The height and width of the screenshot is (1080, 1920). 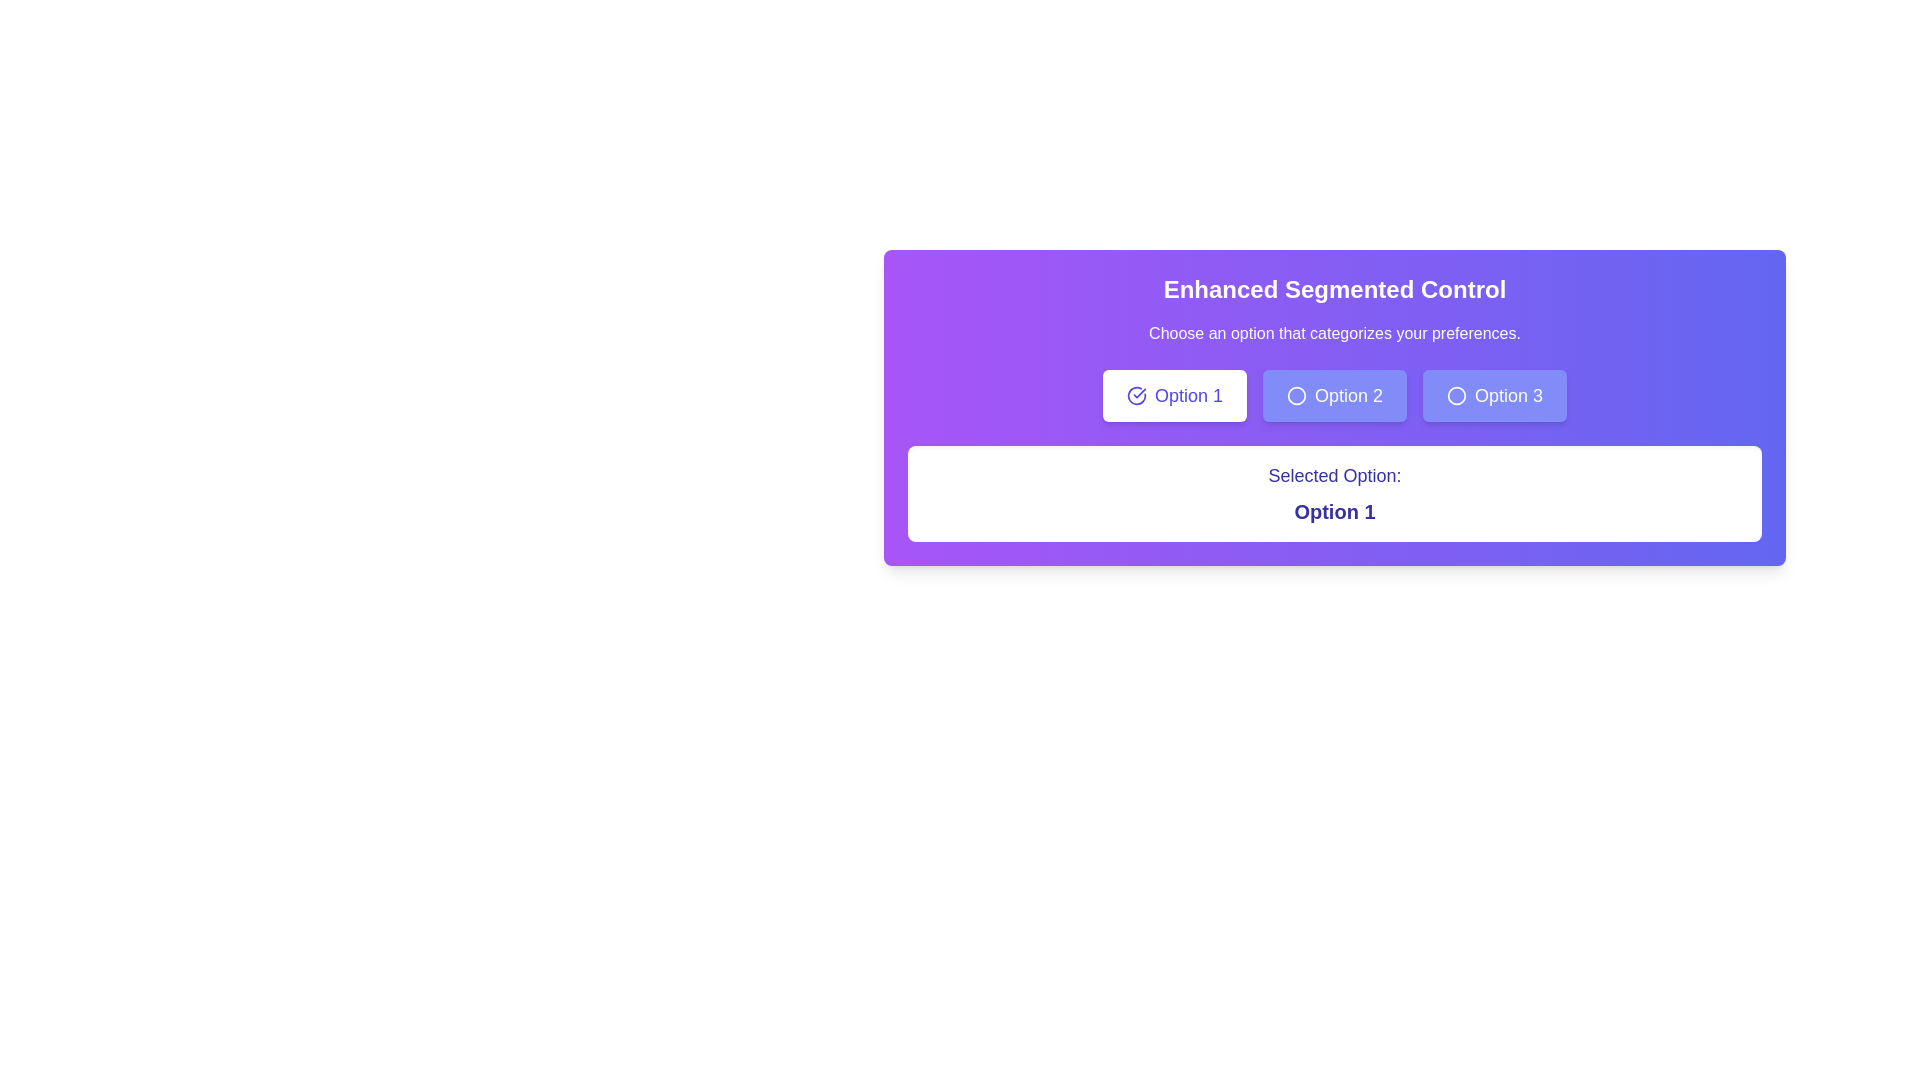 I want to click on the 'Option 2' button within the segmented control component, so click(x=1334, y=396).